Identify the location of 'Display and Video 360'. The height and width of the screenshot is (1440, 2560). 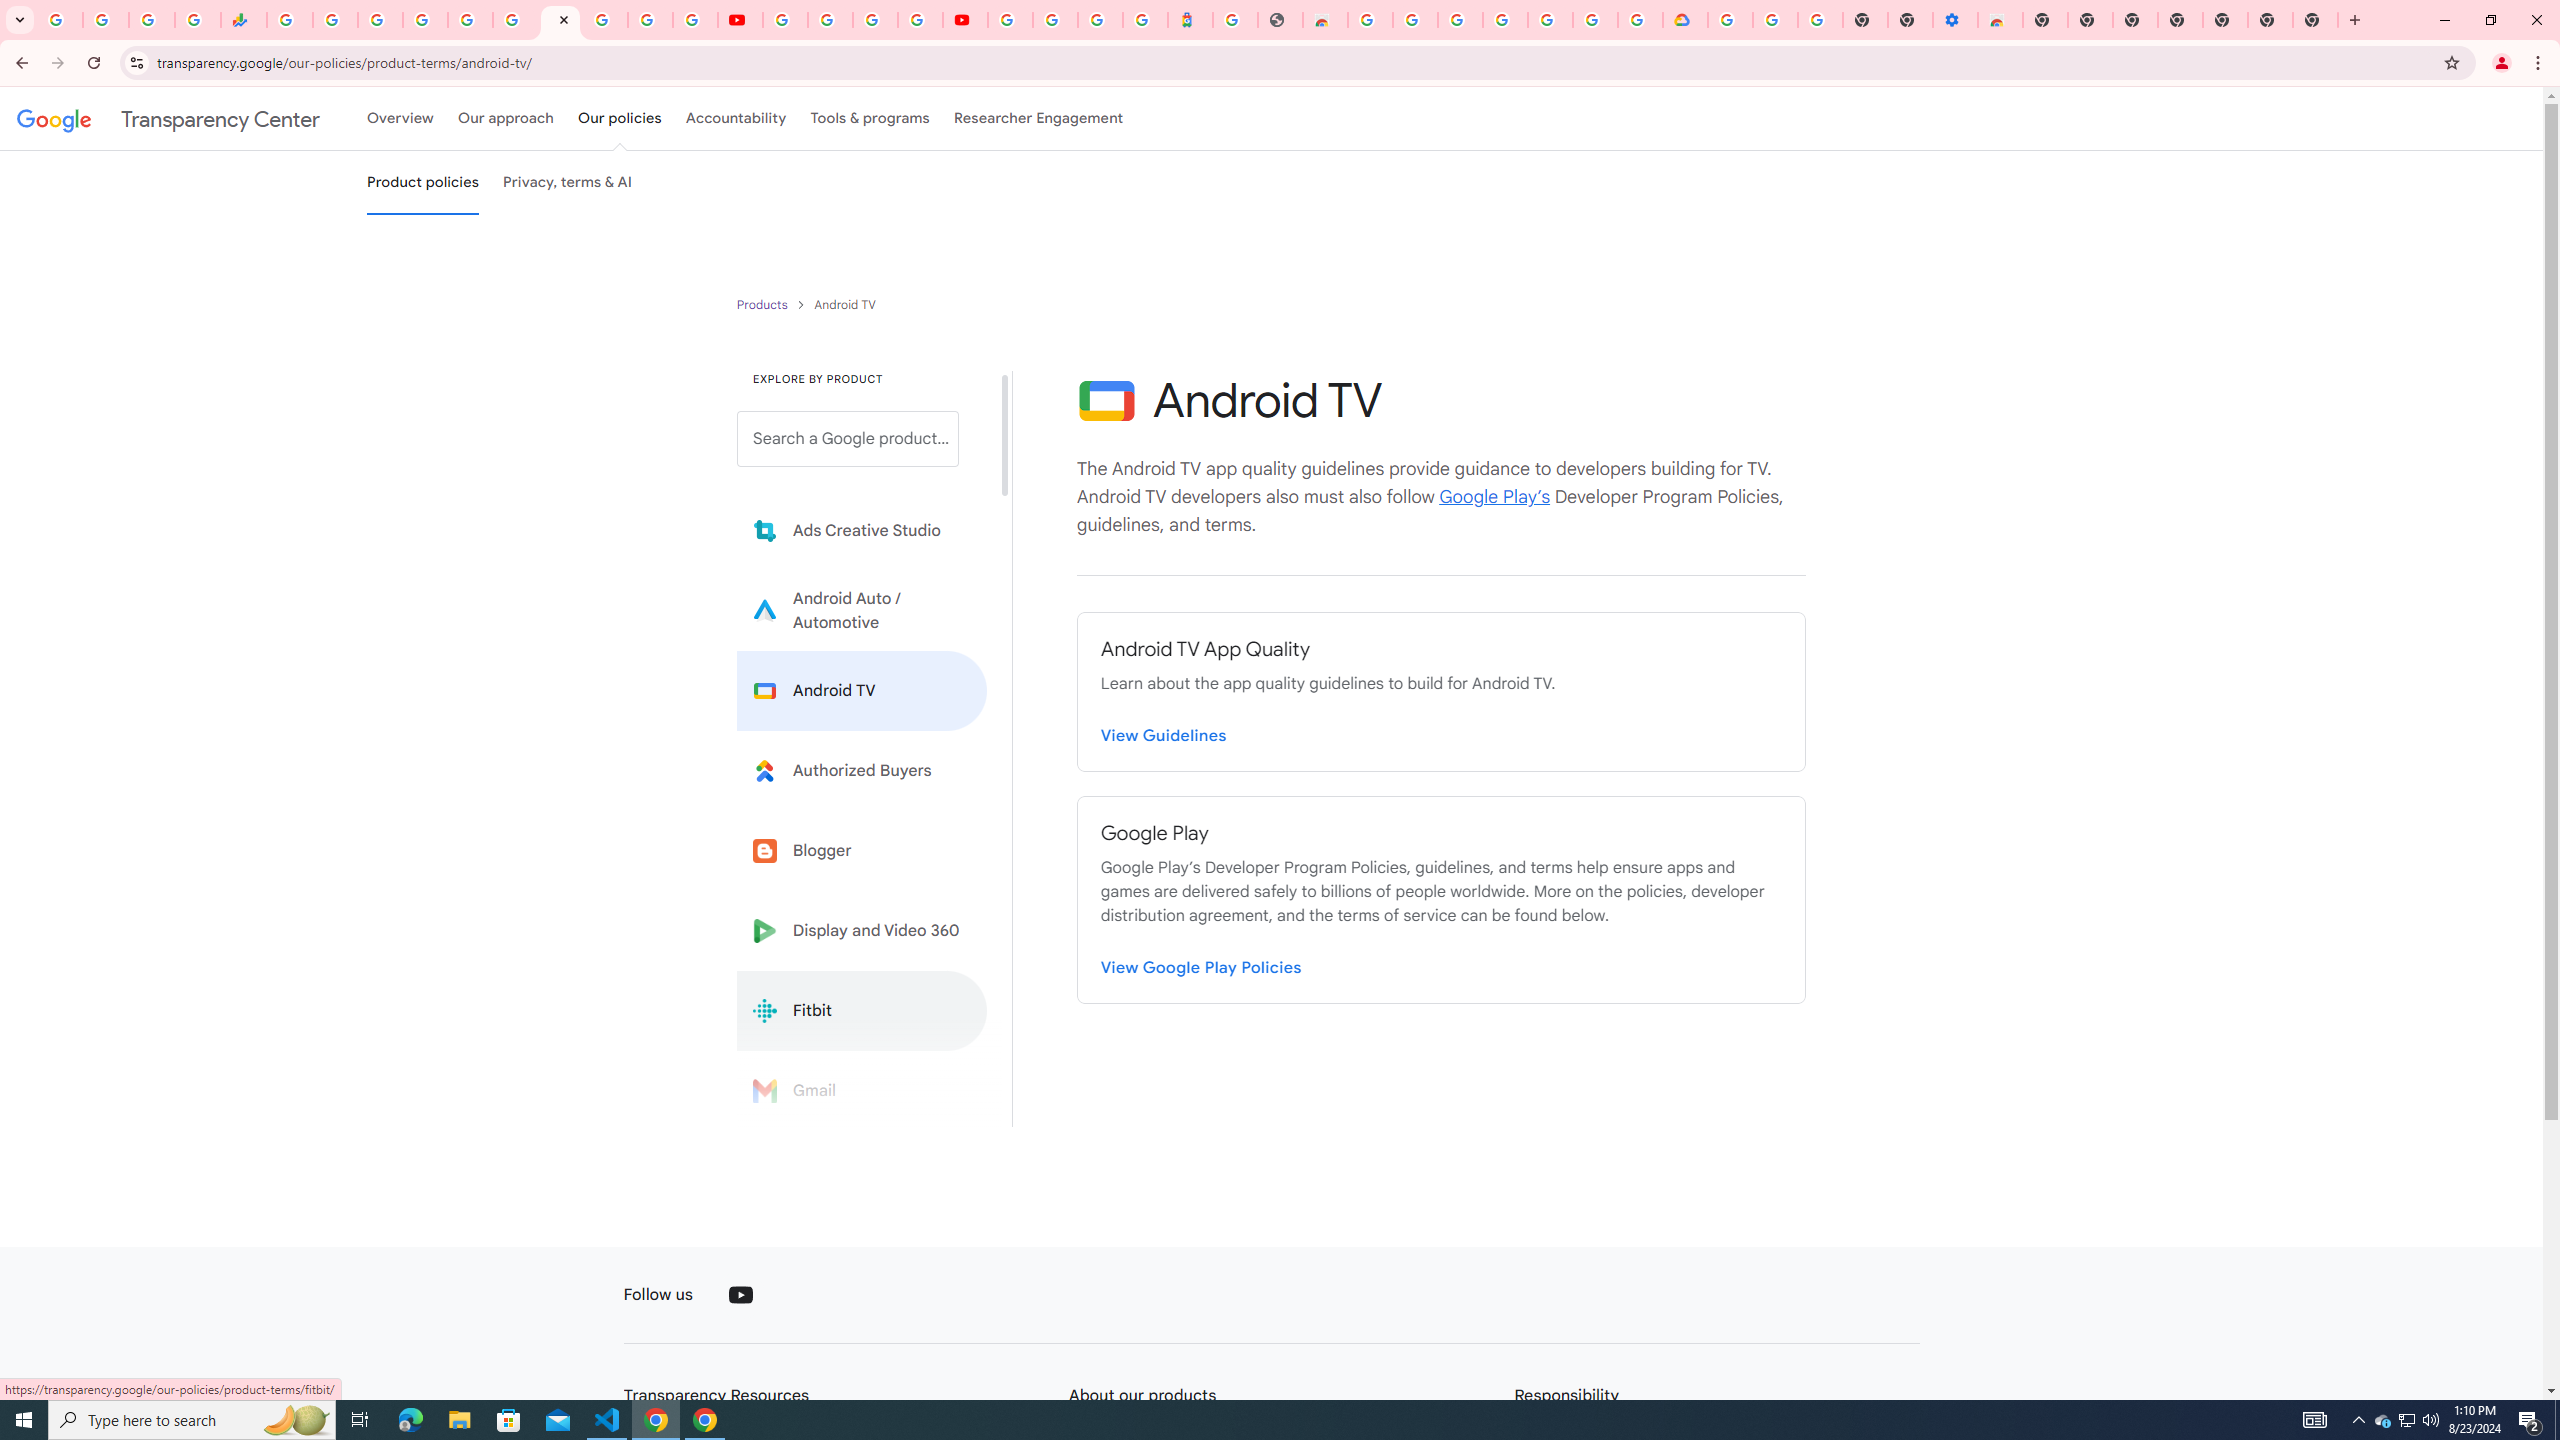
(861, 930).